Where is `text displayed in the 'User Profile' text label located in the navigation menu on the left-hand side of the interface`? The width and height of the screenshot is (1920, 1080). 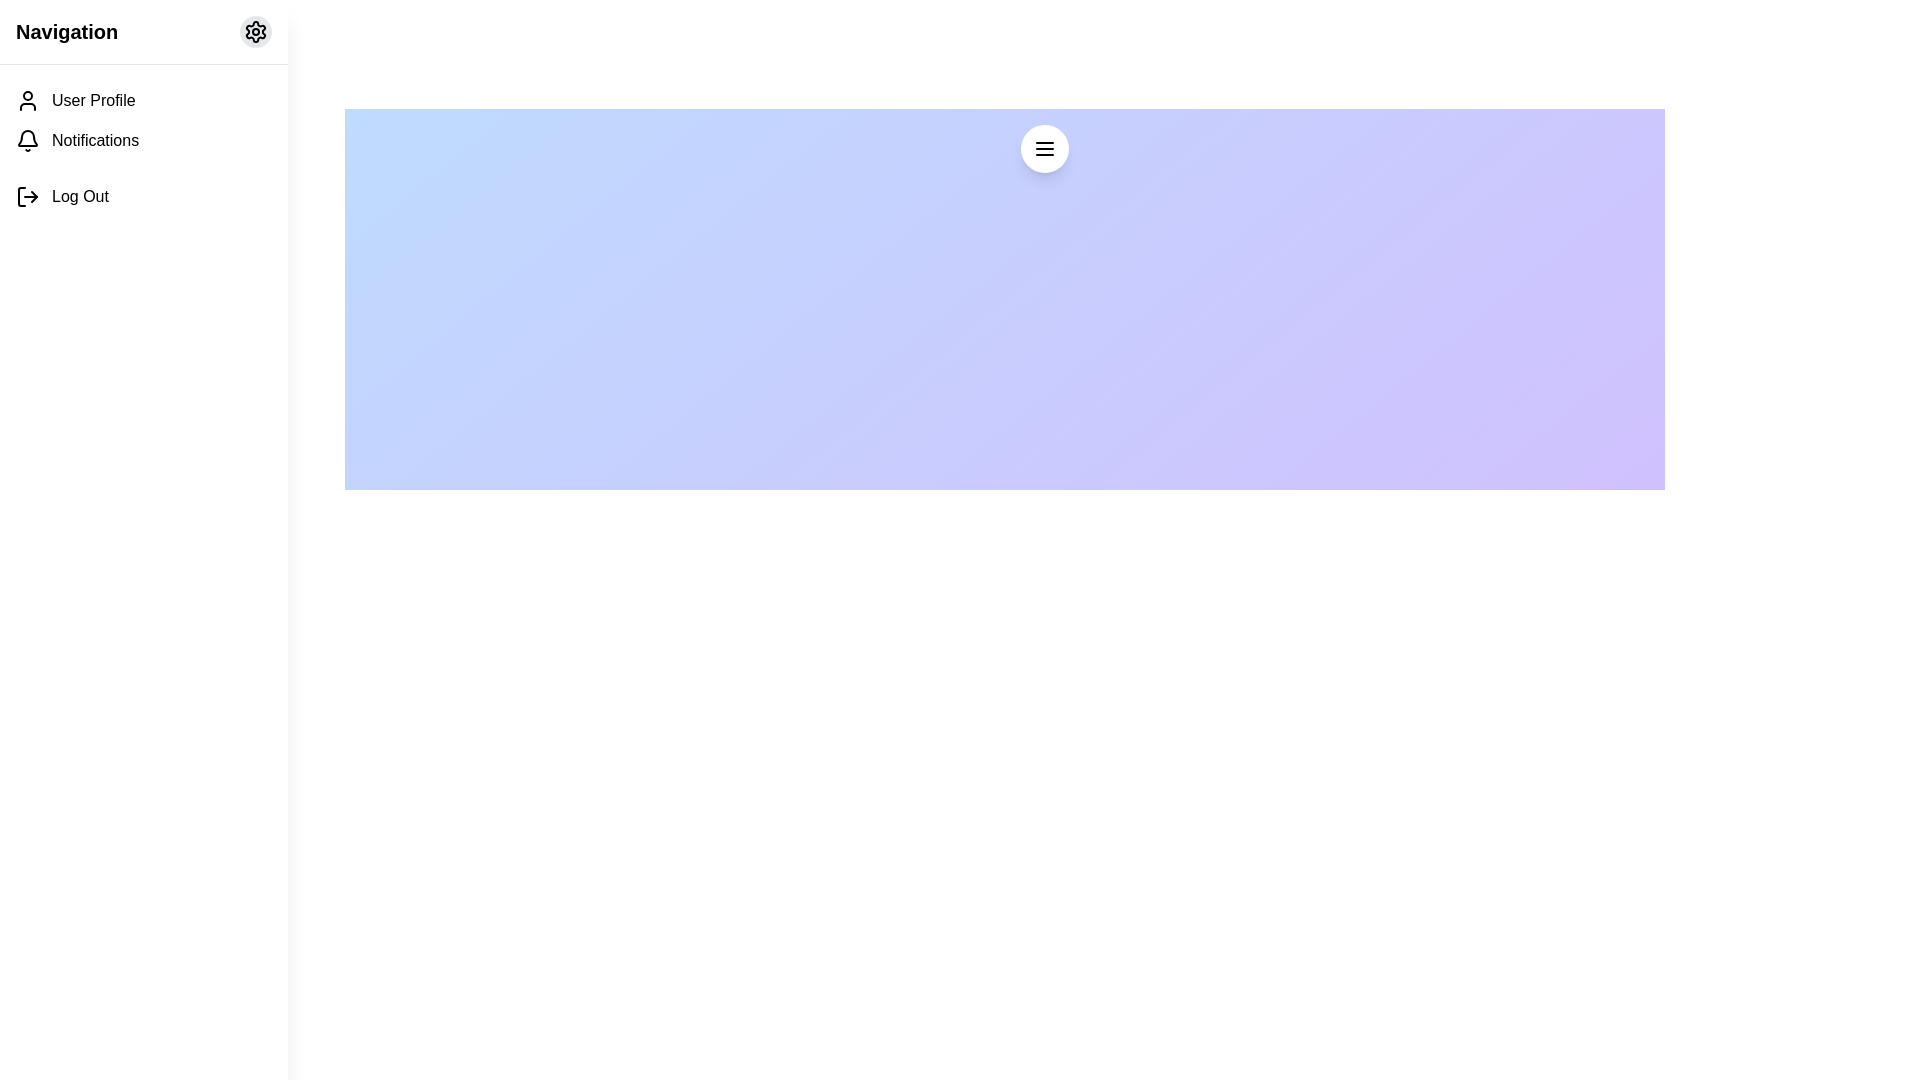
text displayed in the 'User Profile' text label located in the navigation menu on the left-hand side of the interface is located at coordinates (92, 100).